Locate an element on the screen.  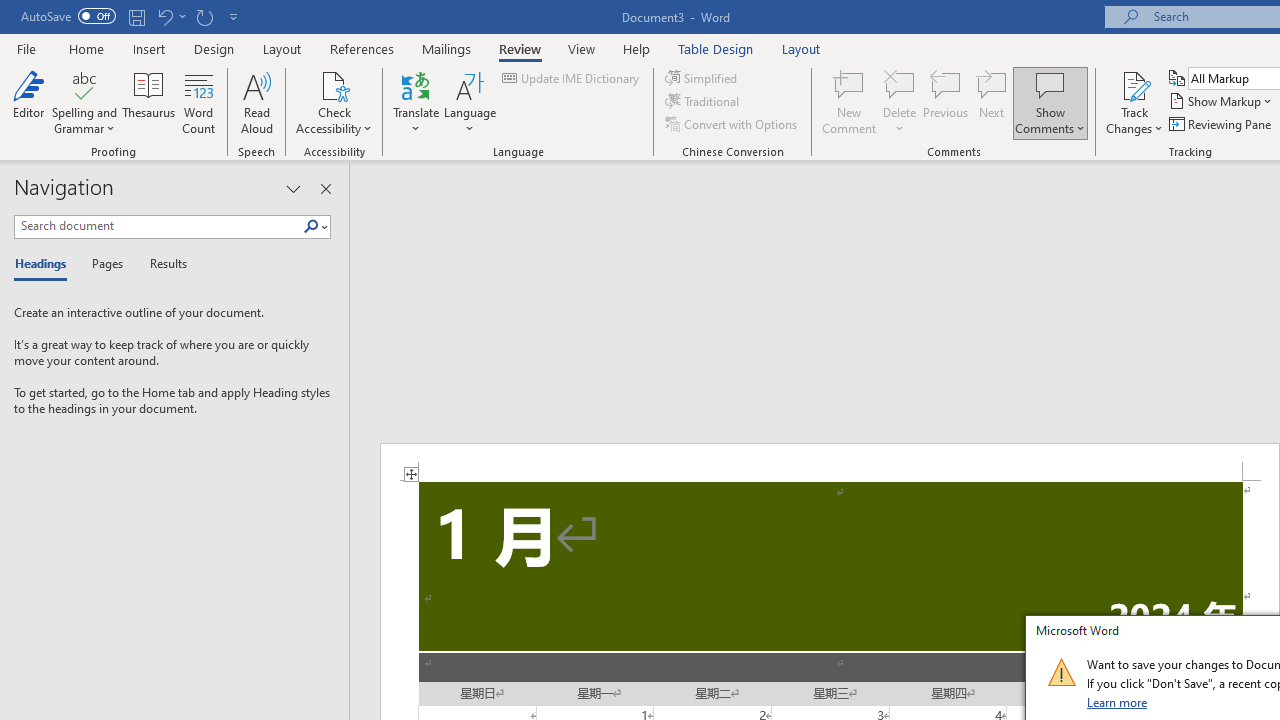
'Search document' is located at coordinates (157, 225).